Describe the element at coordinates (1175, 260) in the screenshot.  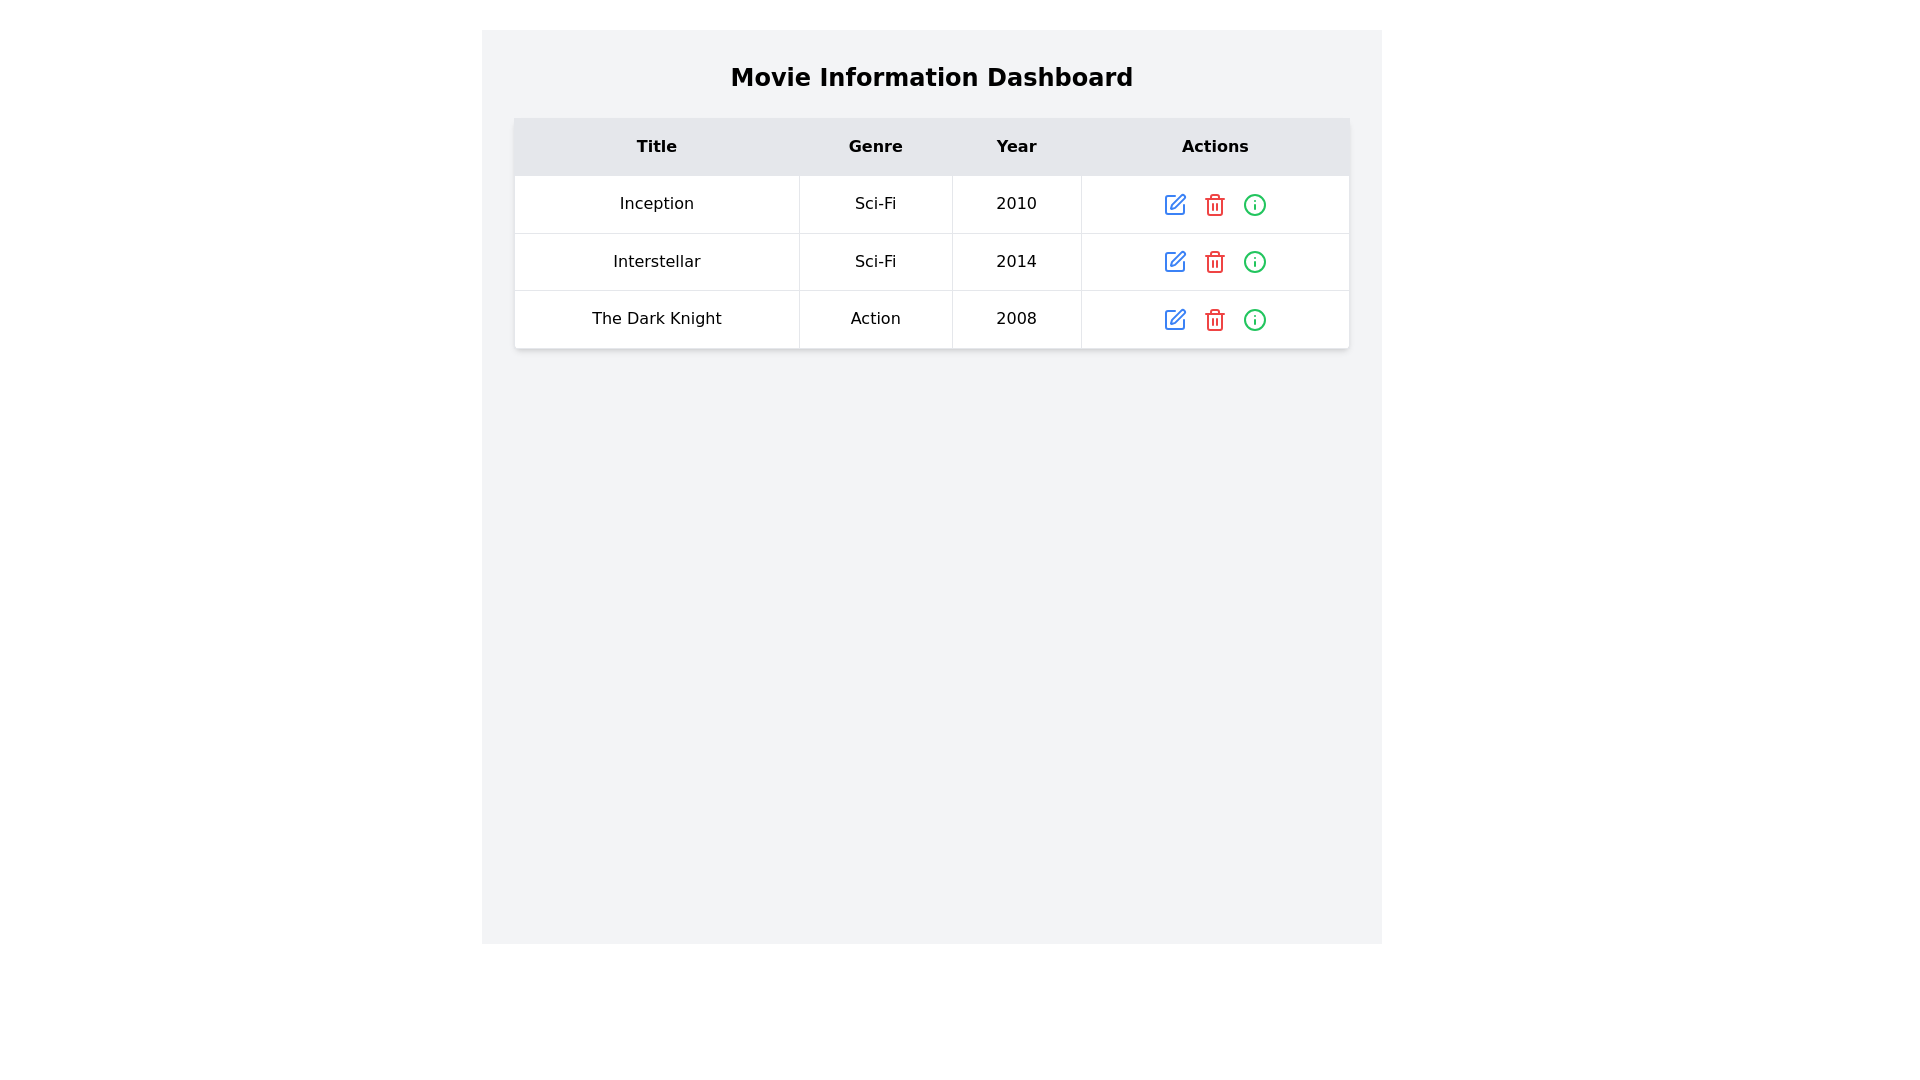
I see `the 'Edit Information' icon button located in the second row of the 'Actions' column` at that location.